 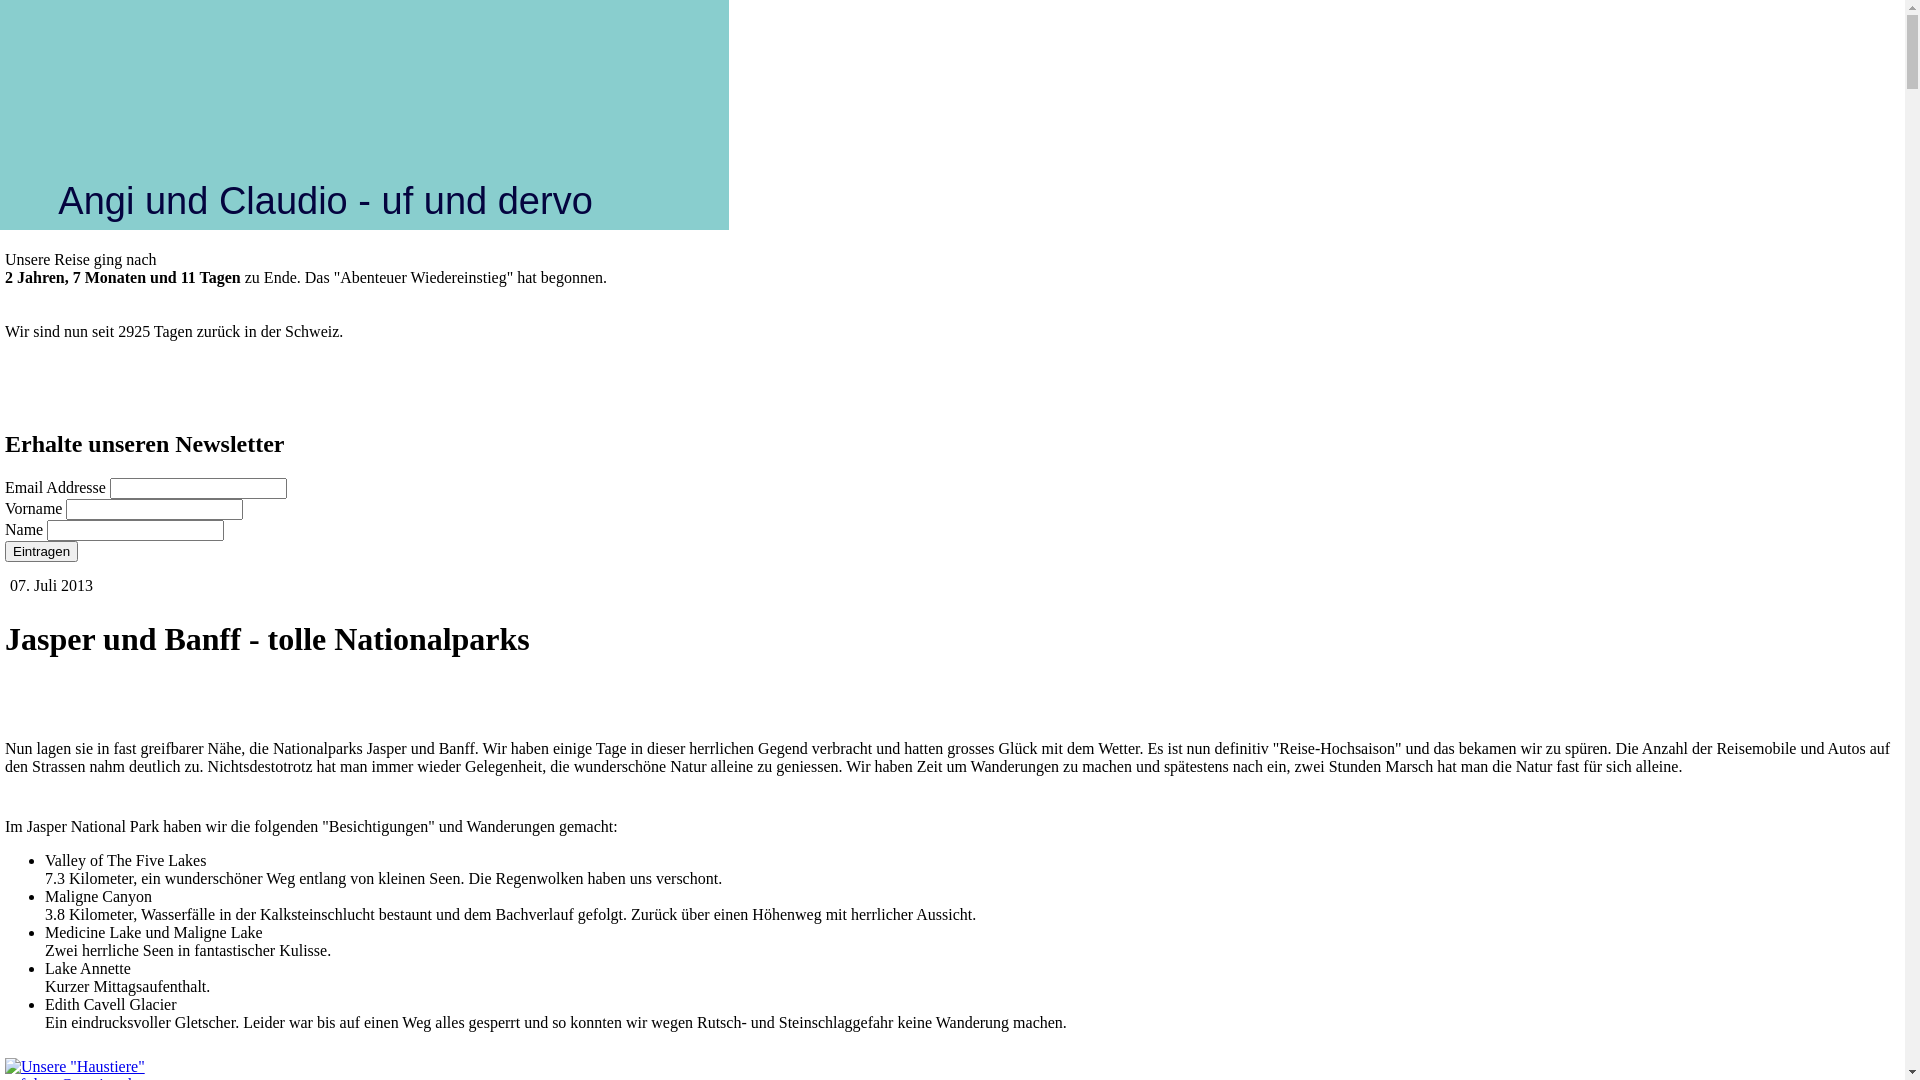 What do you see at coordinates (41, 551) in the screenshot?
I see `'Eintragen'` at bounding box center [41, 551].